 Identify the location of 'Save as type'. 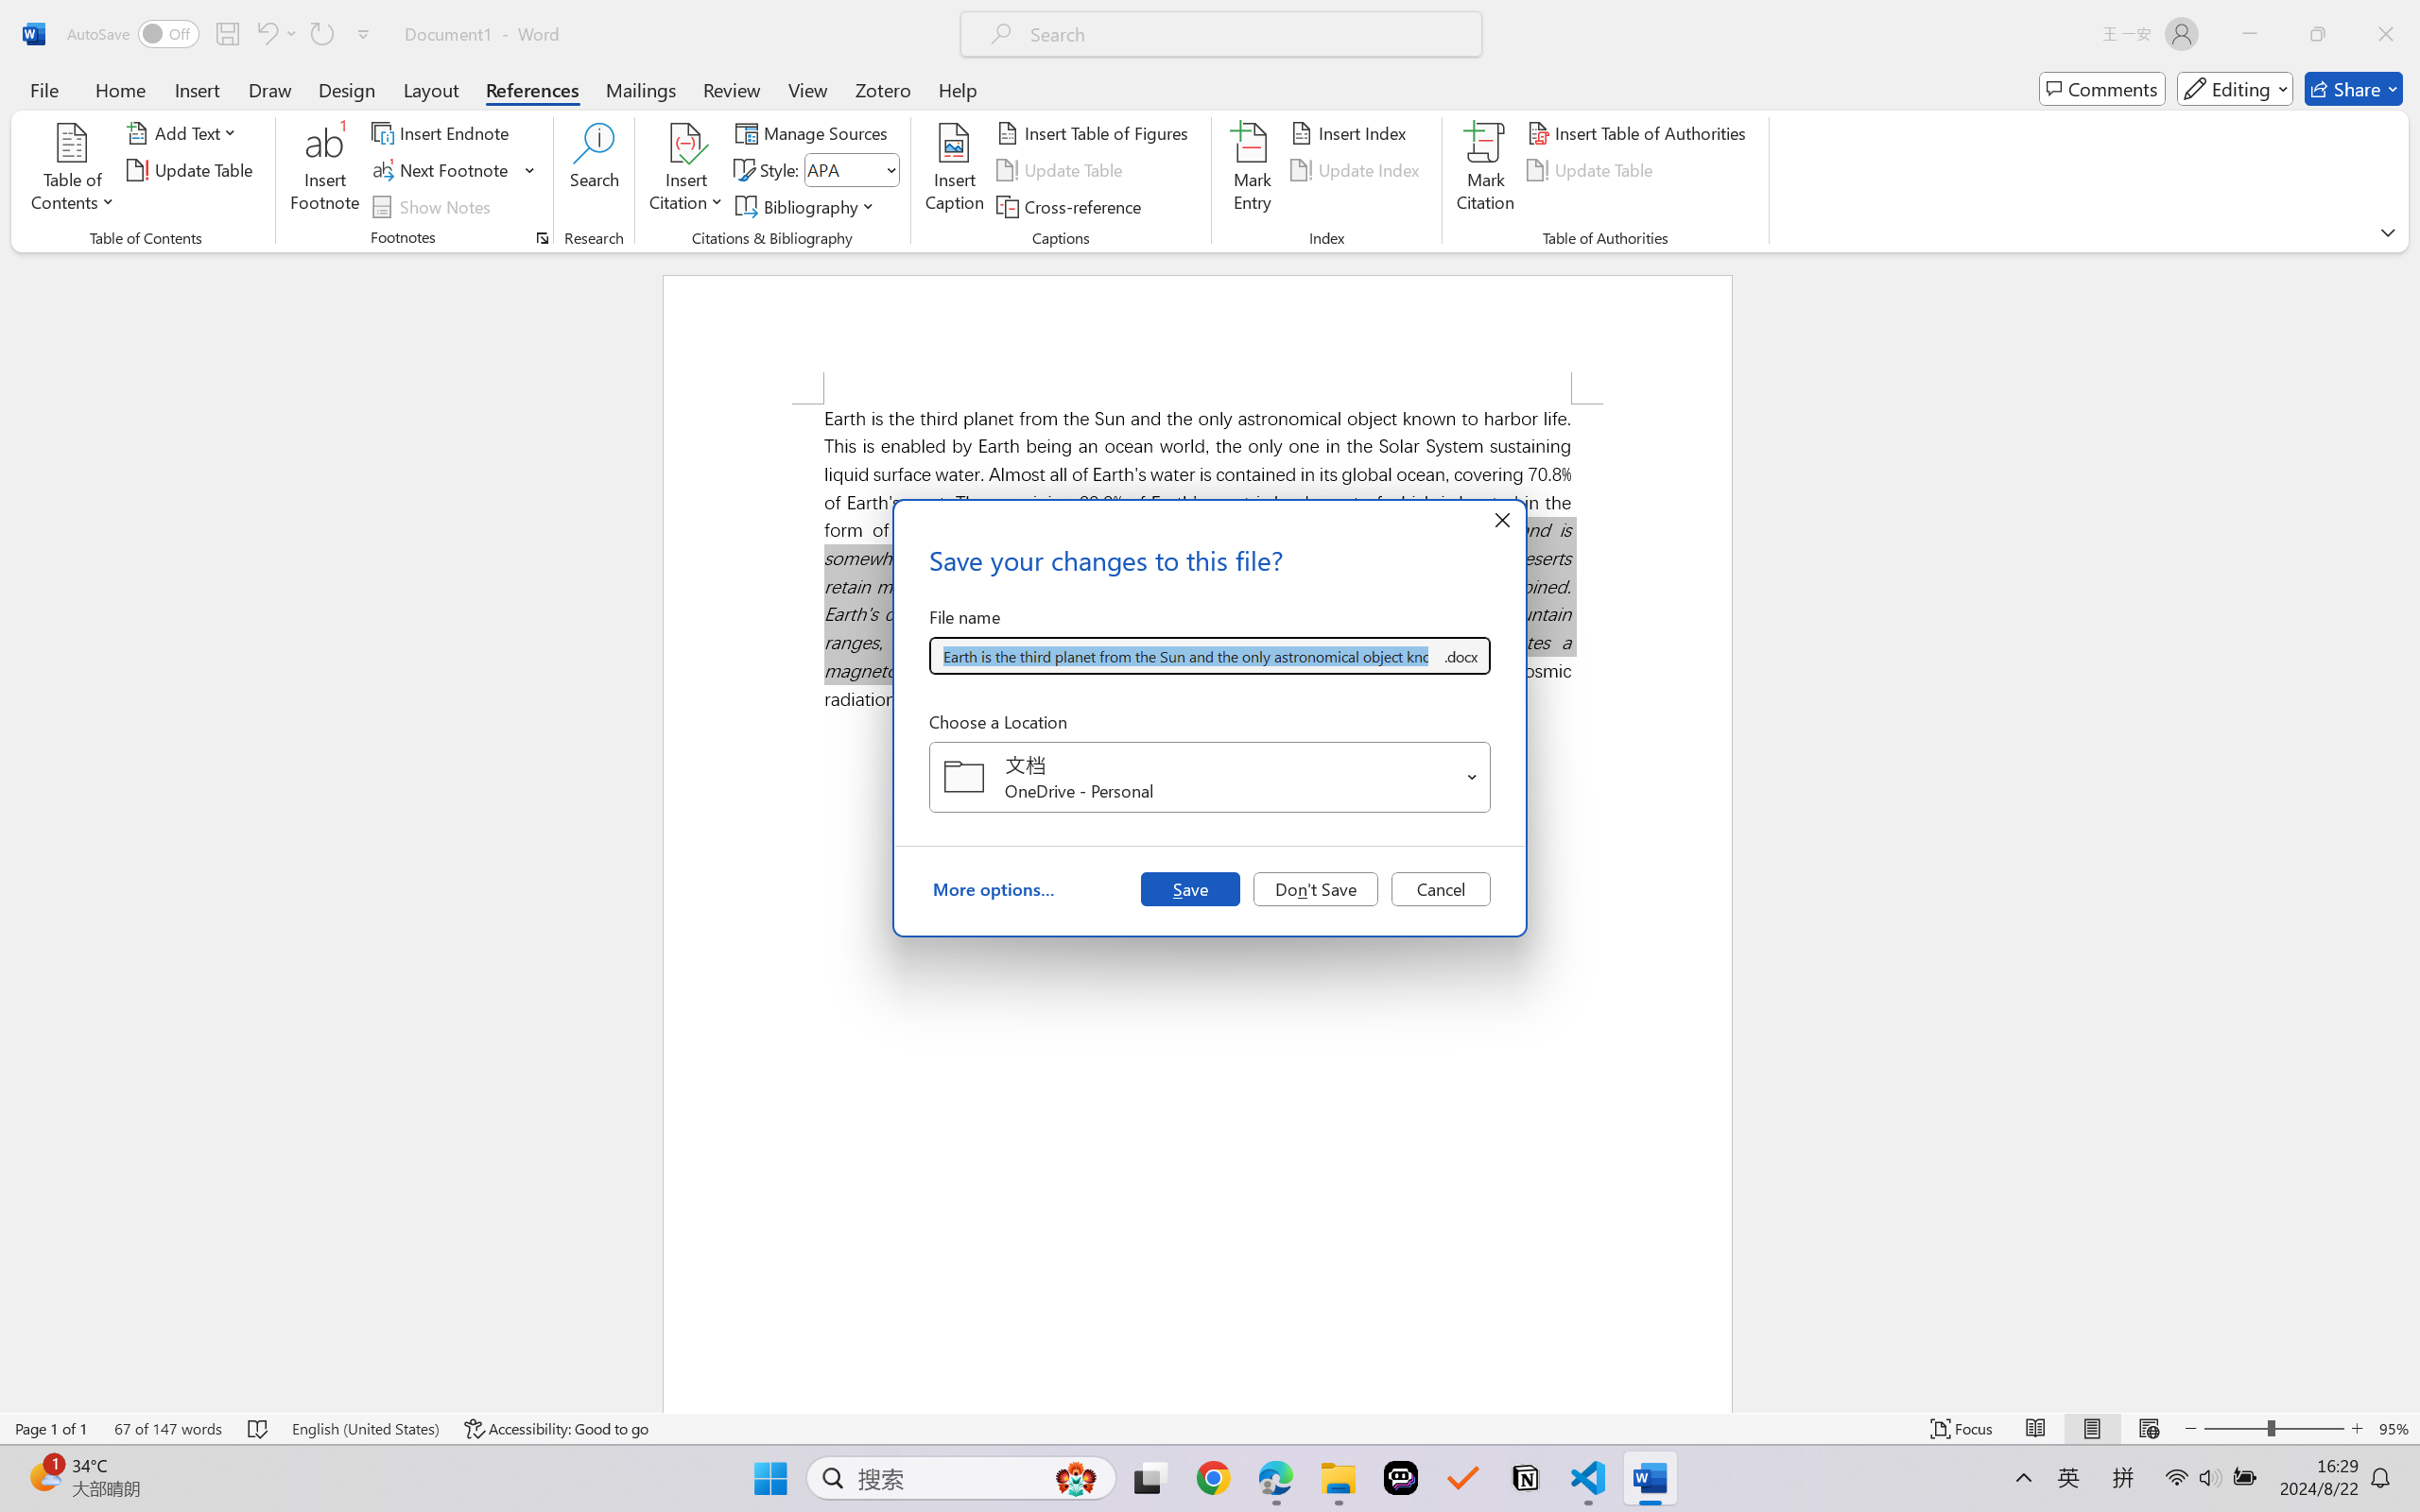
(1459, 656).